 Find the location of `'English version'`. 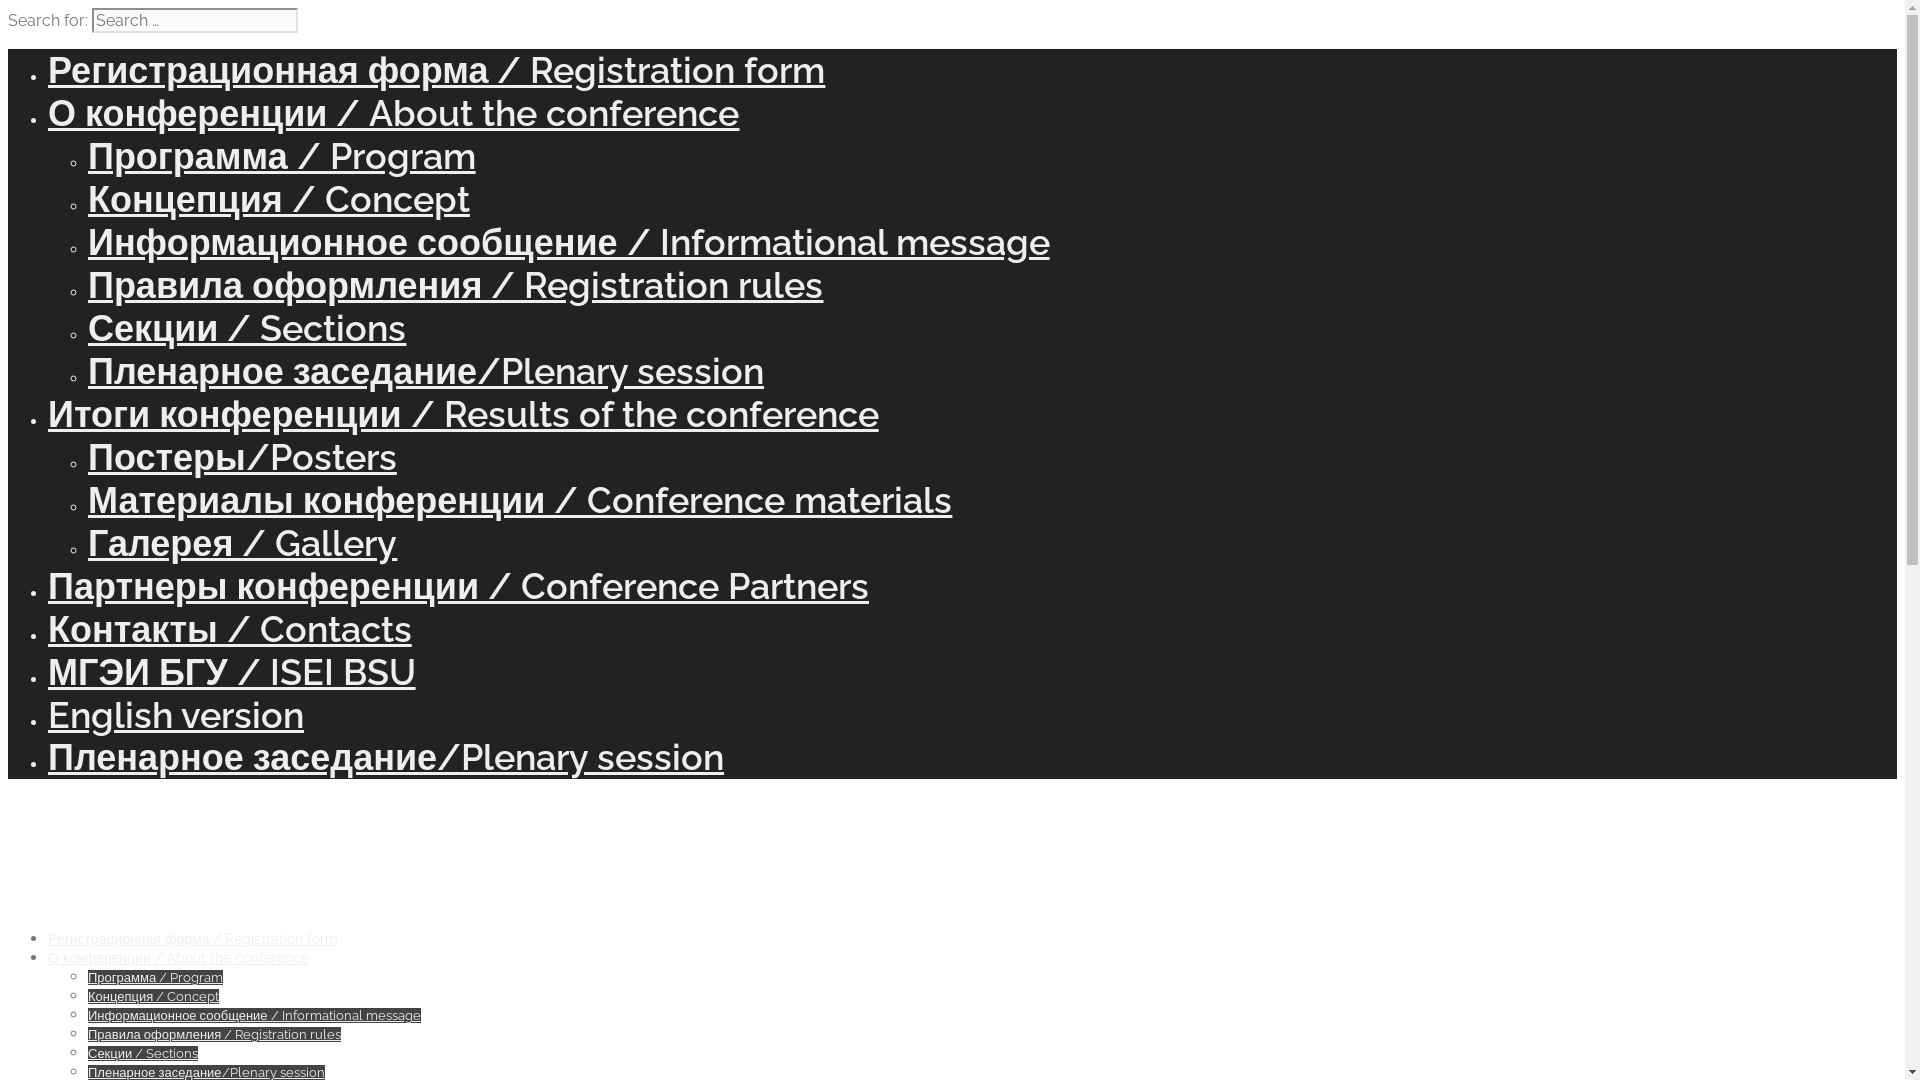

'English version' is located at coordinates (176, 713).